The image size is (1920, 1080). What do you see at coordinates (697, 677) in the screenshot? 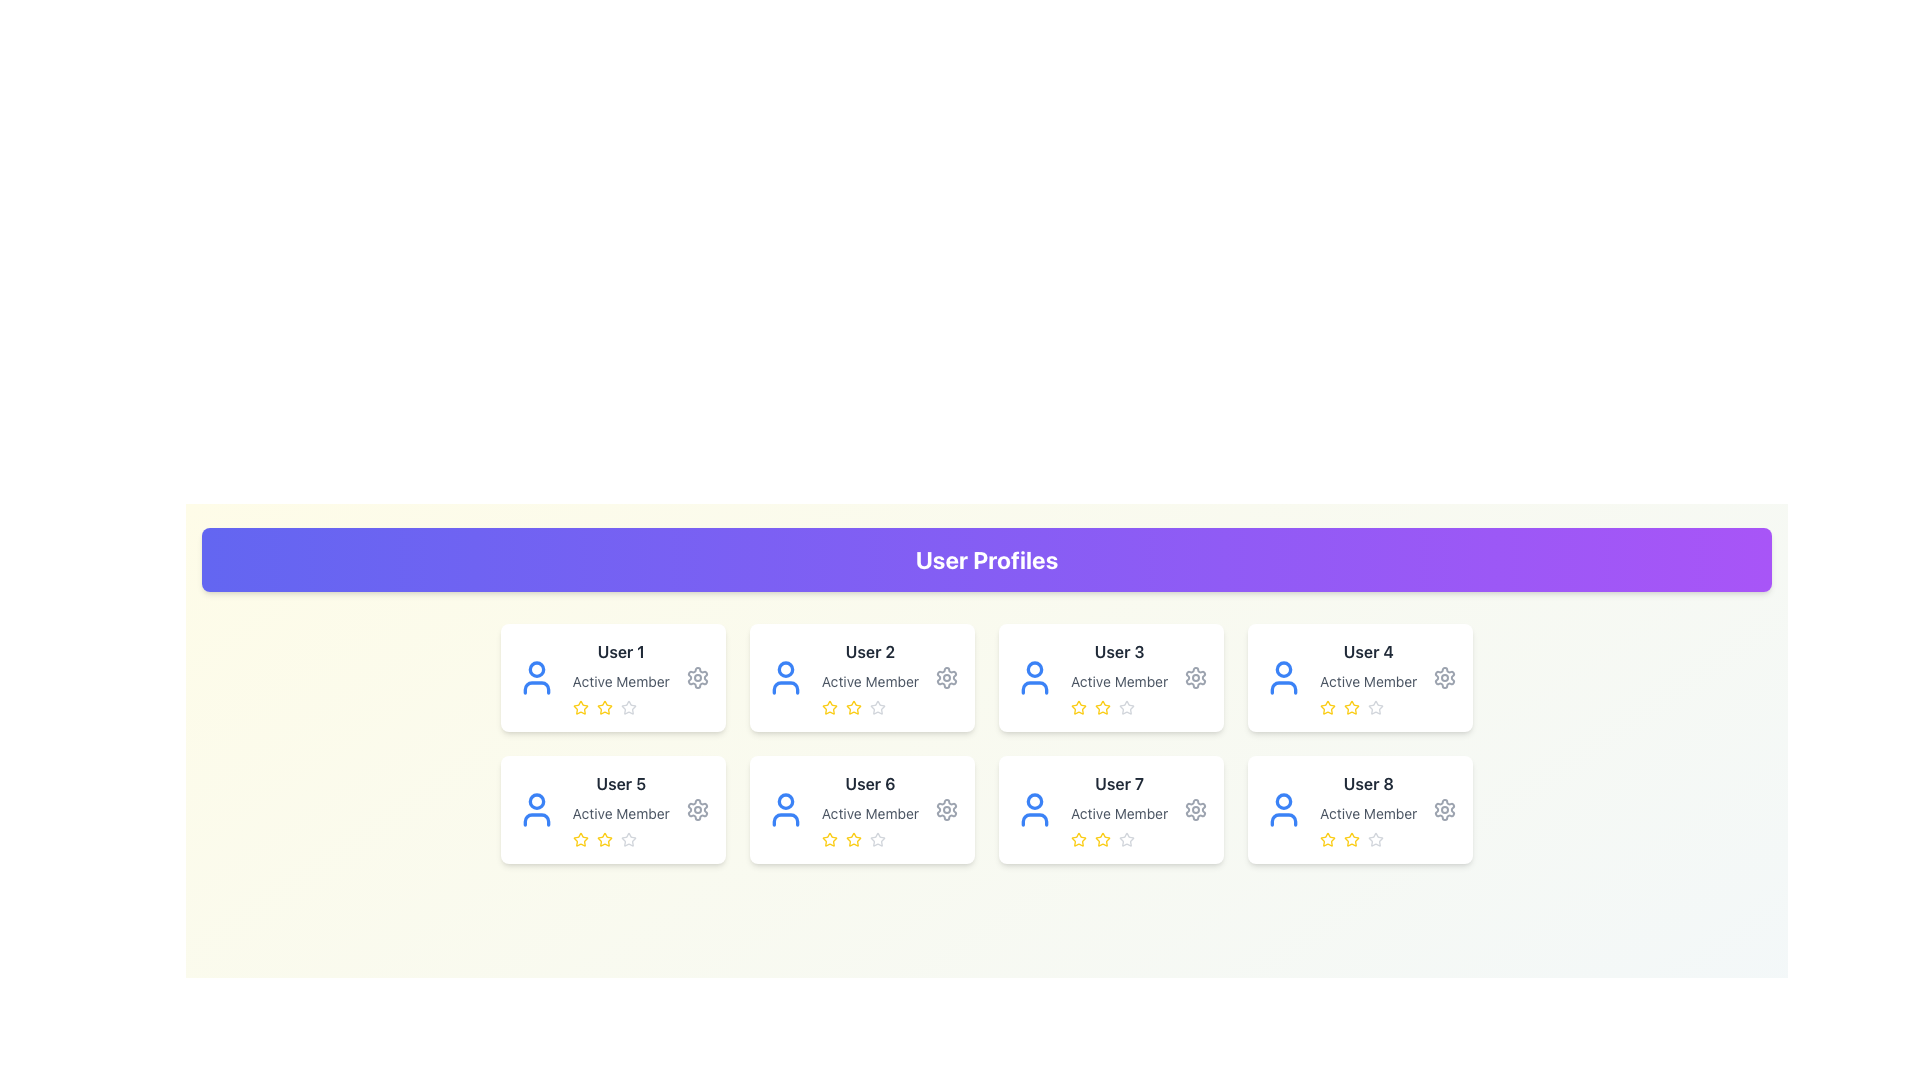
I see `the gear-shaped settings icon located in the top-right corner of the card labeled 'User 1'` at bounding box center [697, 677].